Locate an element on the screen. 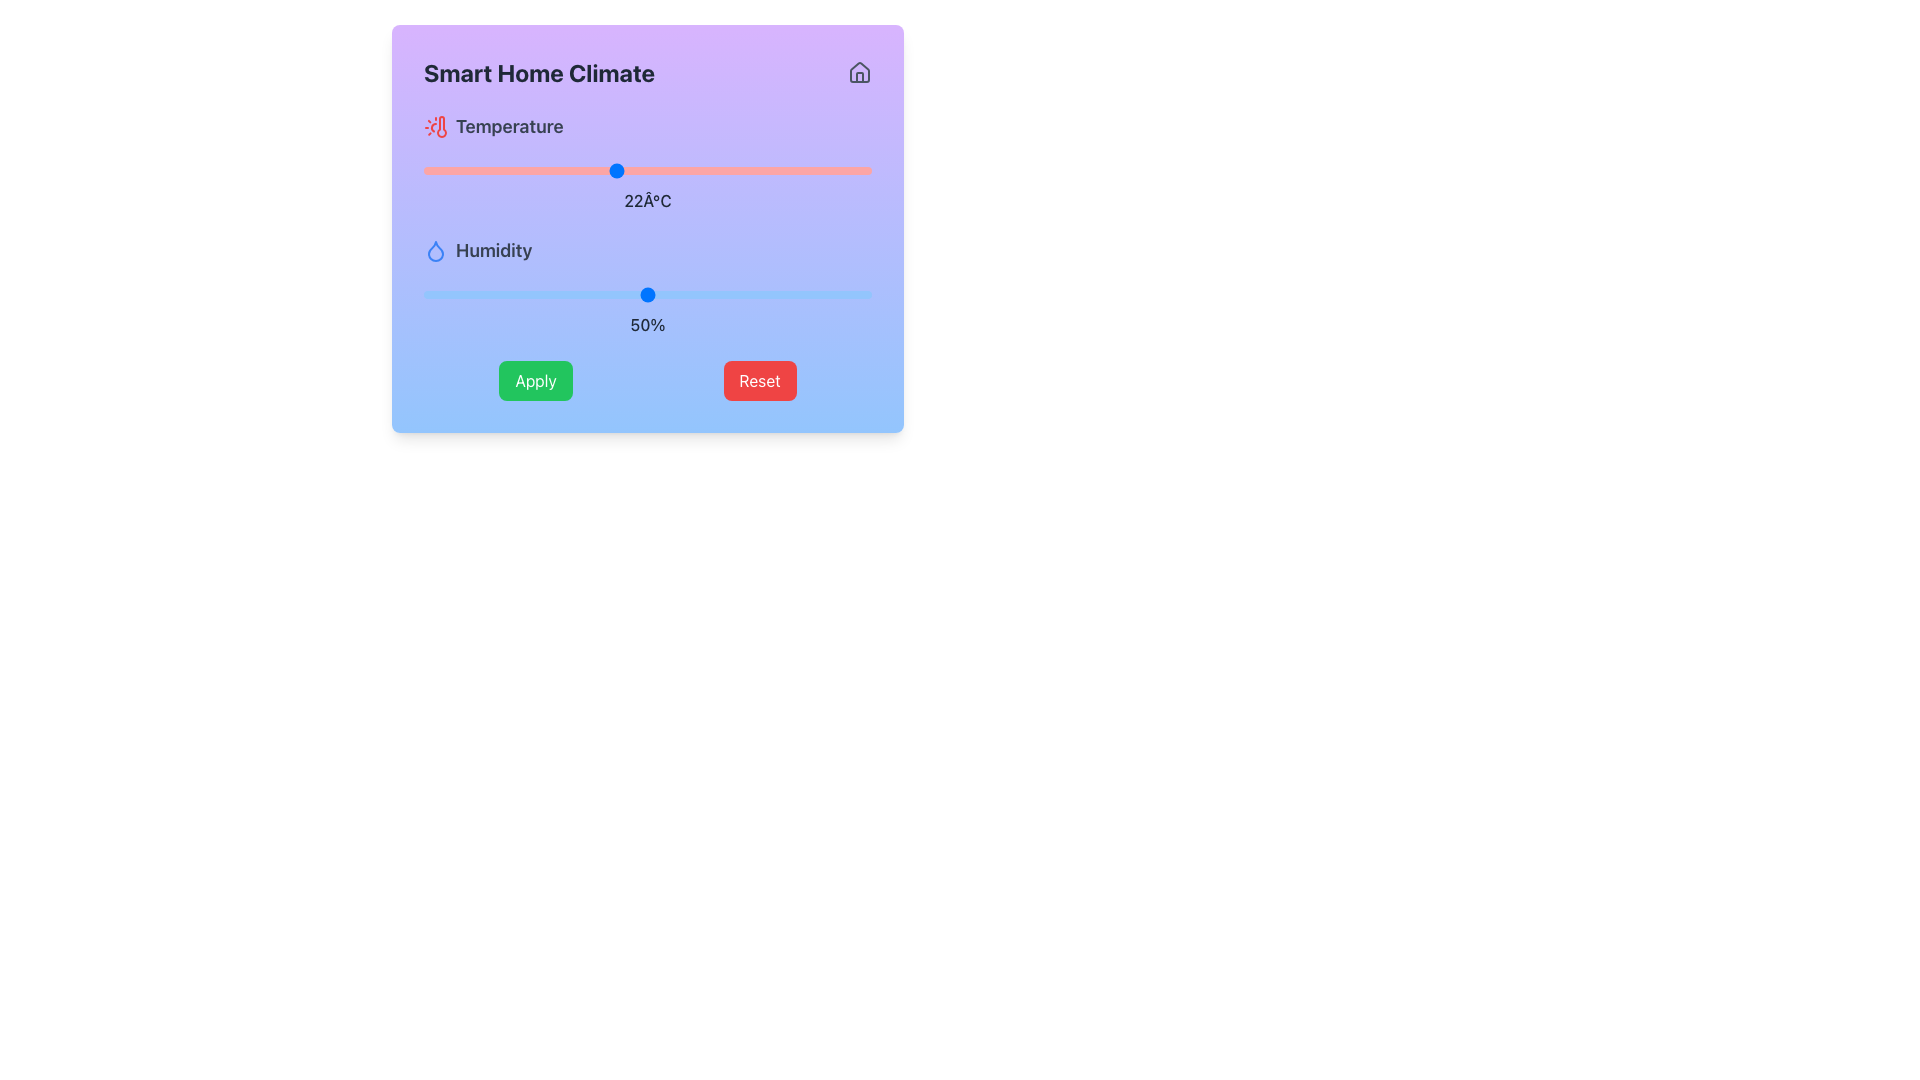 The height and width of the screenshot is (1080, 1920). the Interactive Slider with Display Text to change the humidity level from its current setting of 50% is located at coordinates (648, 286).